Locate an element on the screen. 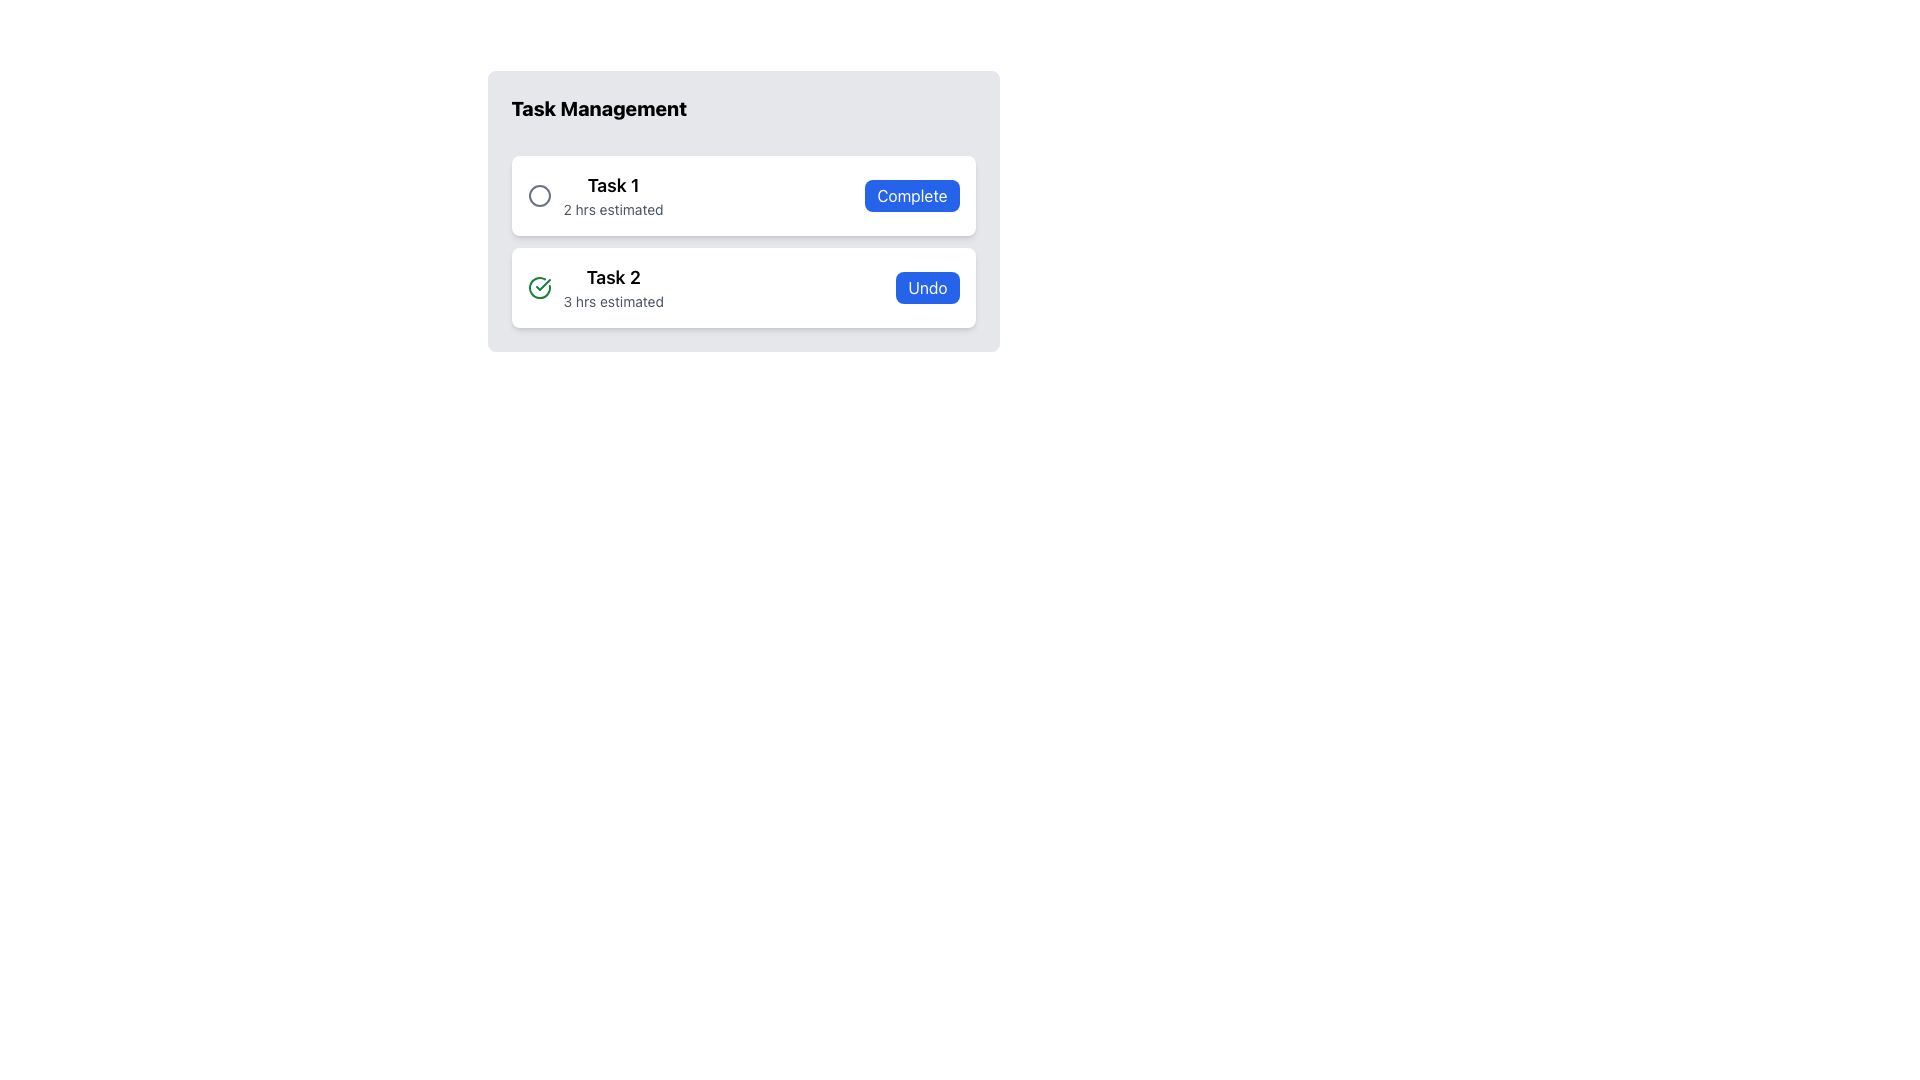 This screenshot has height=1080, width=1920. the green checkmark icon in the second row of the task list, which is to the left of the bold text 'Task 2' is located at coordinates (539, 288).